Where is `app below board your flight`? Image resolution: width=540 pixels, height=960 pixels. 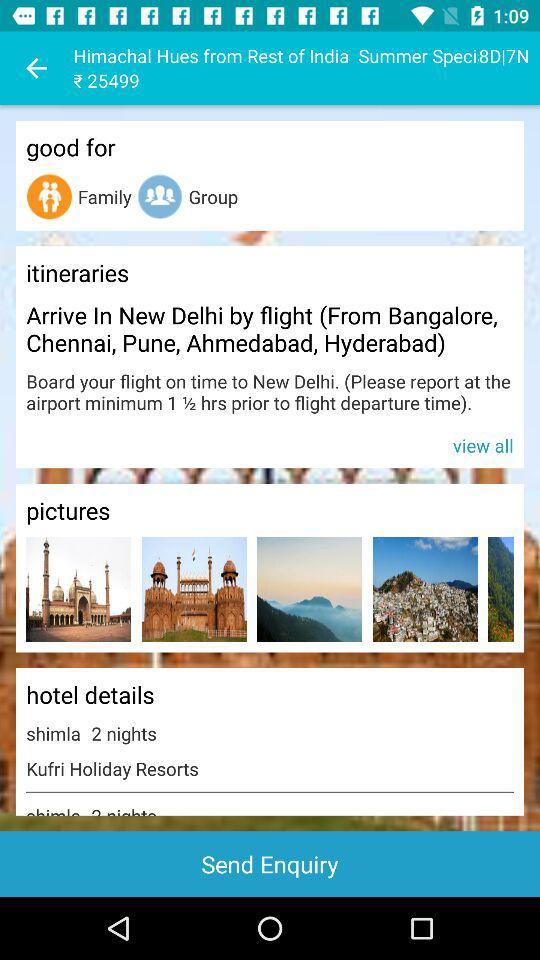 app below board your flight is located at coordinates (270, 444).